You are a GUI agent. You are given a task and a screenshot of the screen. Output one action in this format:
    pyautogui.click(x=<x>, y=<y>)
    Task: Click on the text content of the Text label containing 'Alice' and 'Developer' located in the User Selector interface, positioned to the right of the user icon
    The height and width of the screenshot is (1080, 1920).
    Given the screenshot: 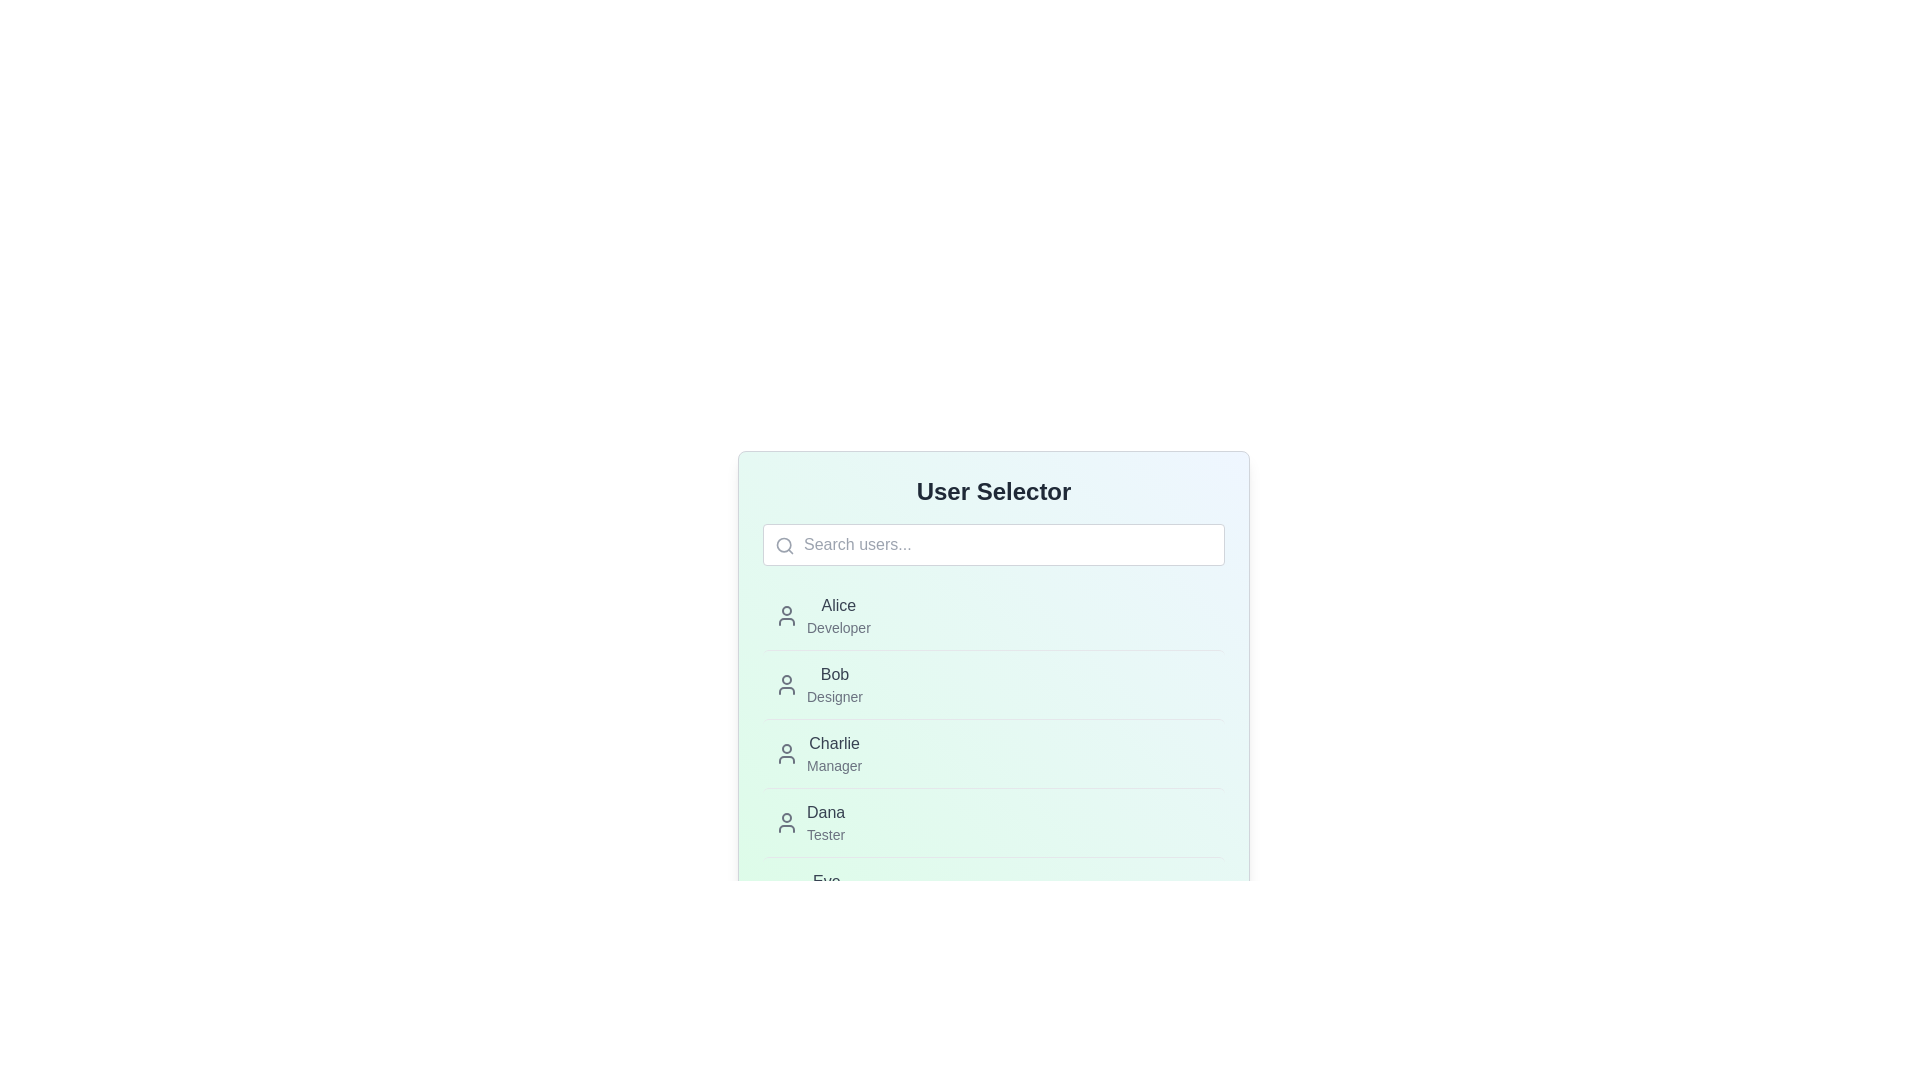 What is the action you would take?
    pyautogui.click(x=838, y=615)
    